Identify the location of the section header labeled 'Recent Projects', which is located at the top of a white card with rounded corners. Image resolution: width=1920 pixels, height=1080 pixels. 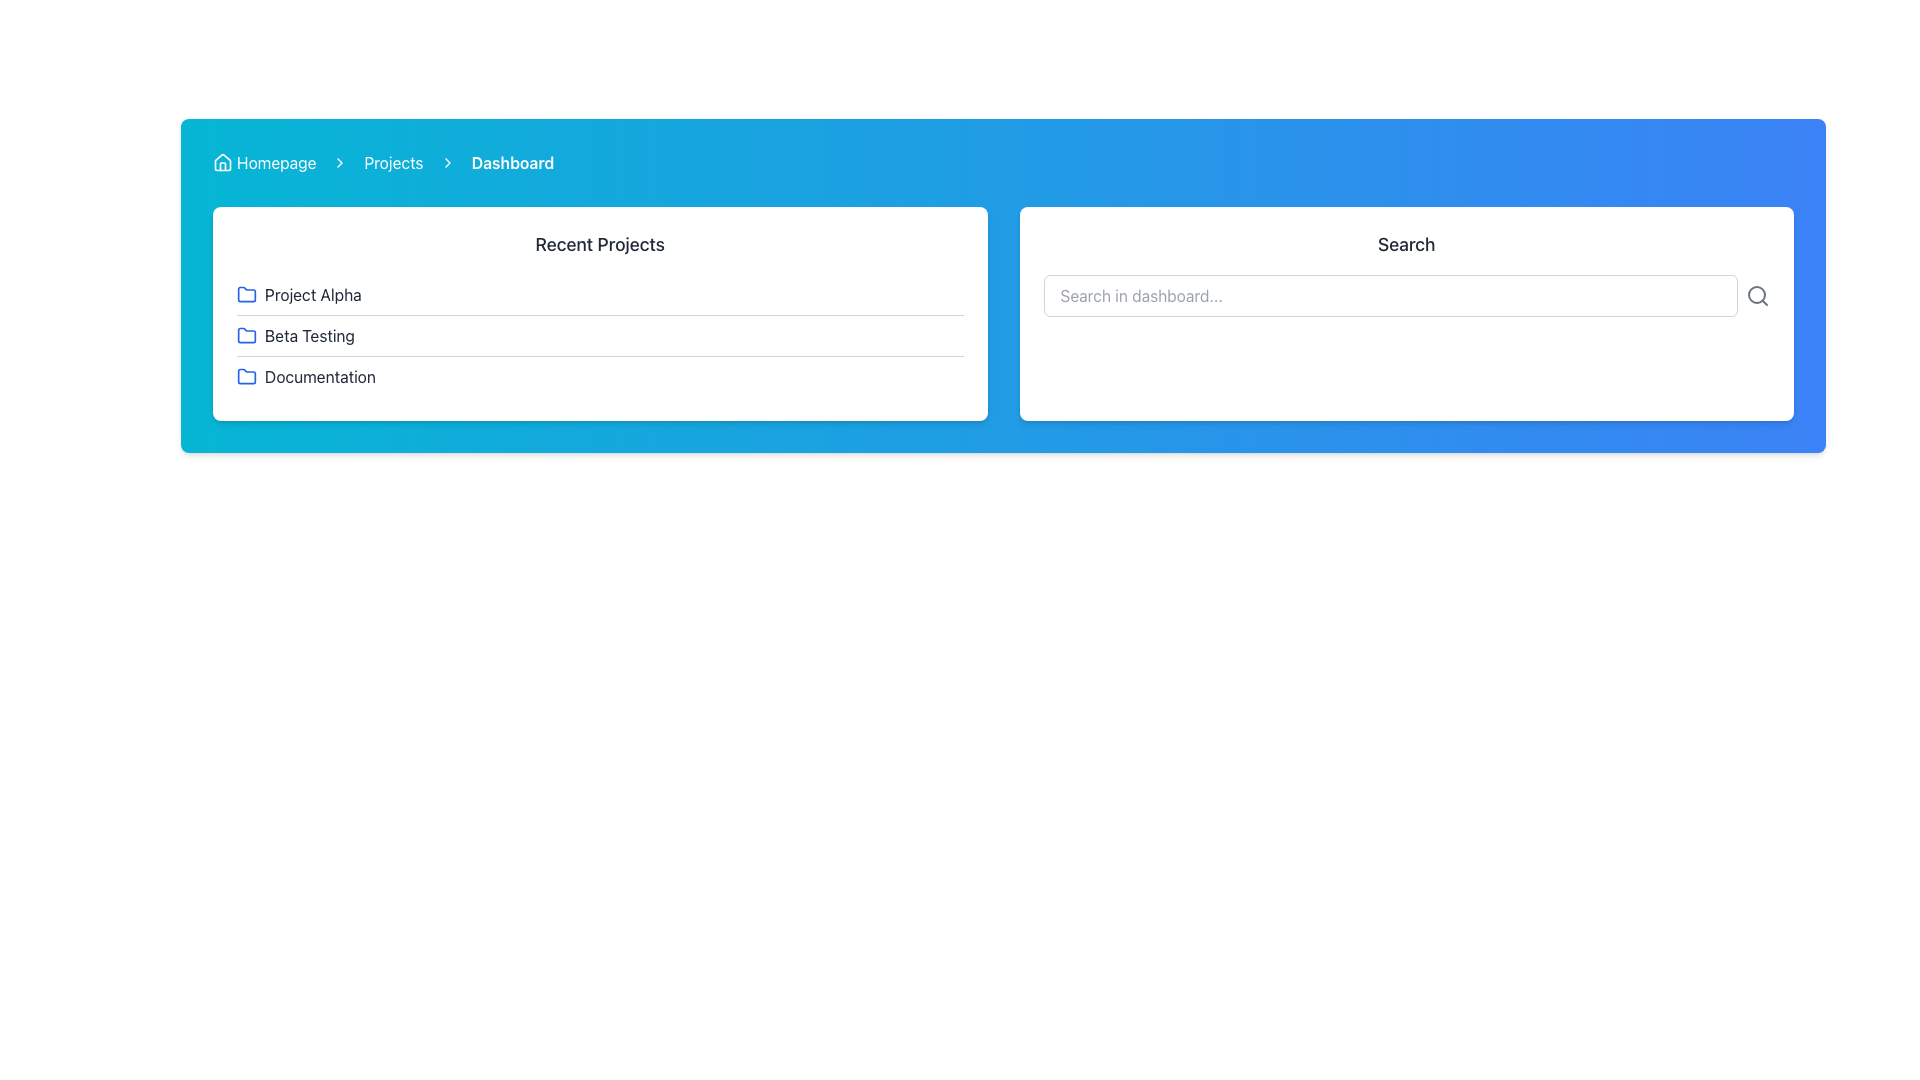
(599, 244).